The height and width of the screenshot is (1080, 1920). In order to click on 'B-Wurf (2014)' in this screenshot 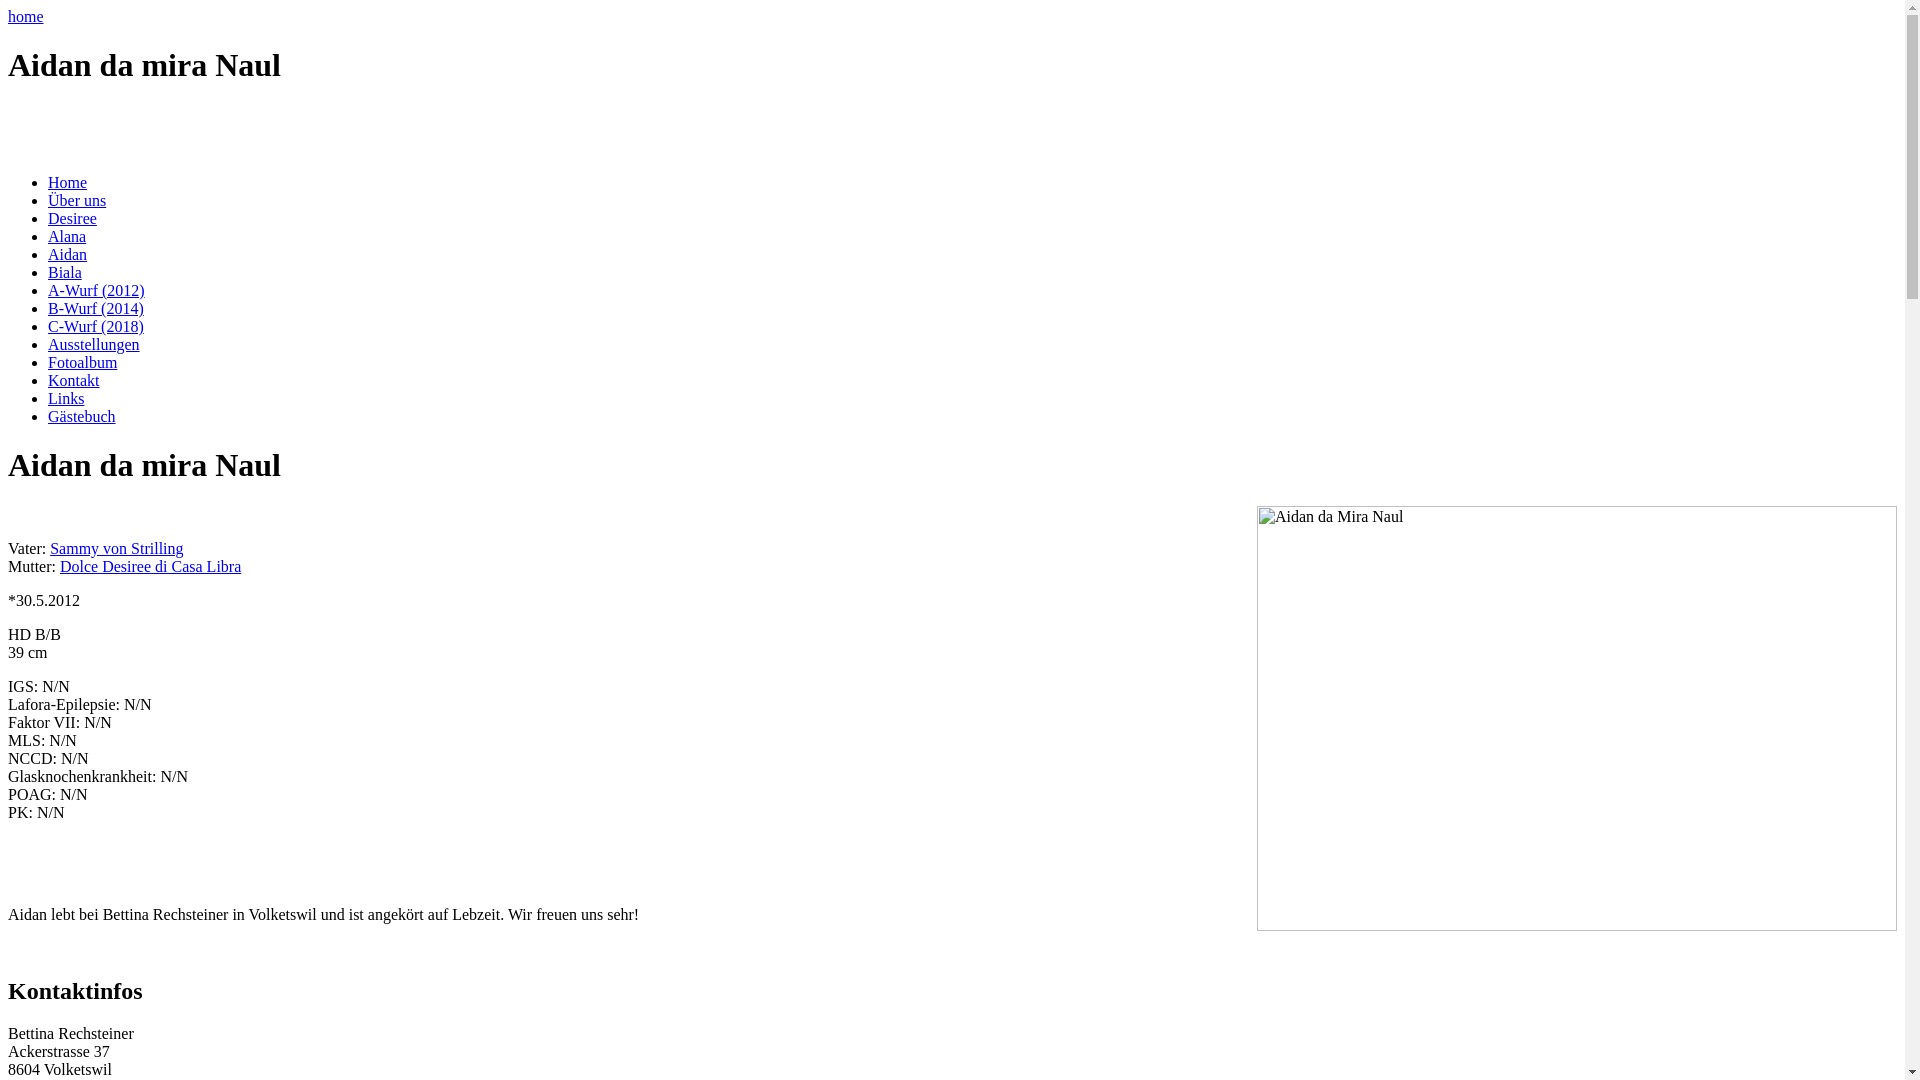, I will do `click(95, 308)`.